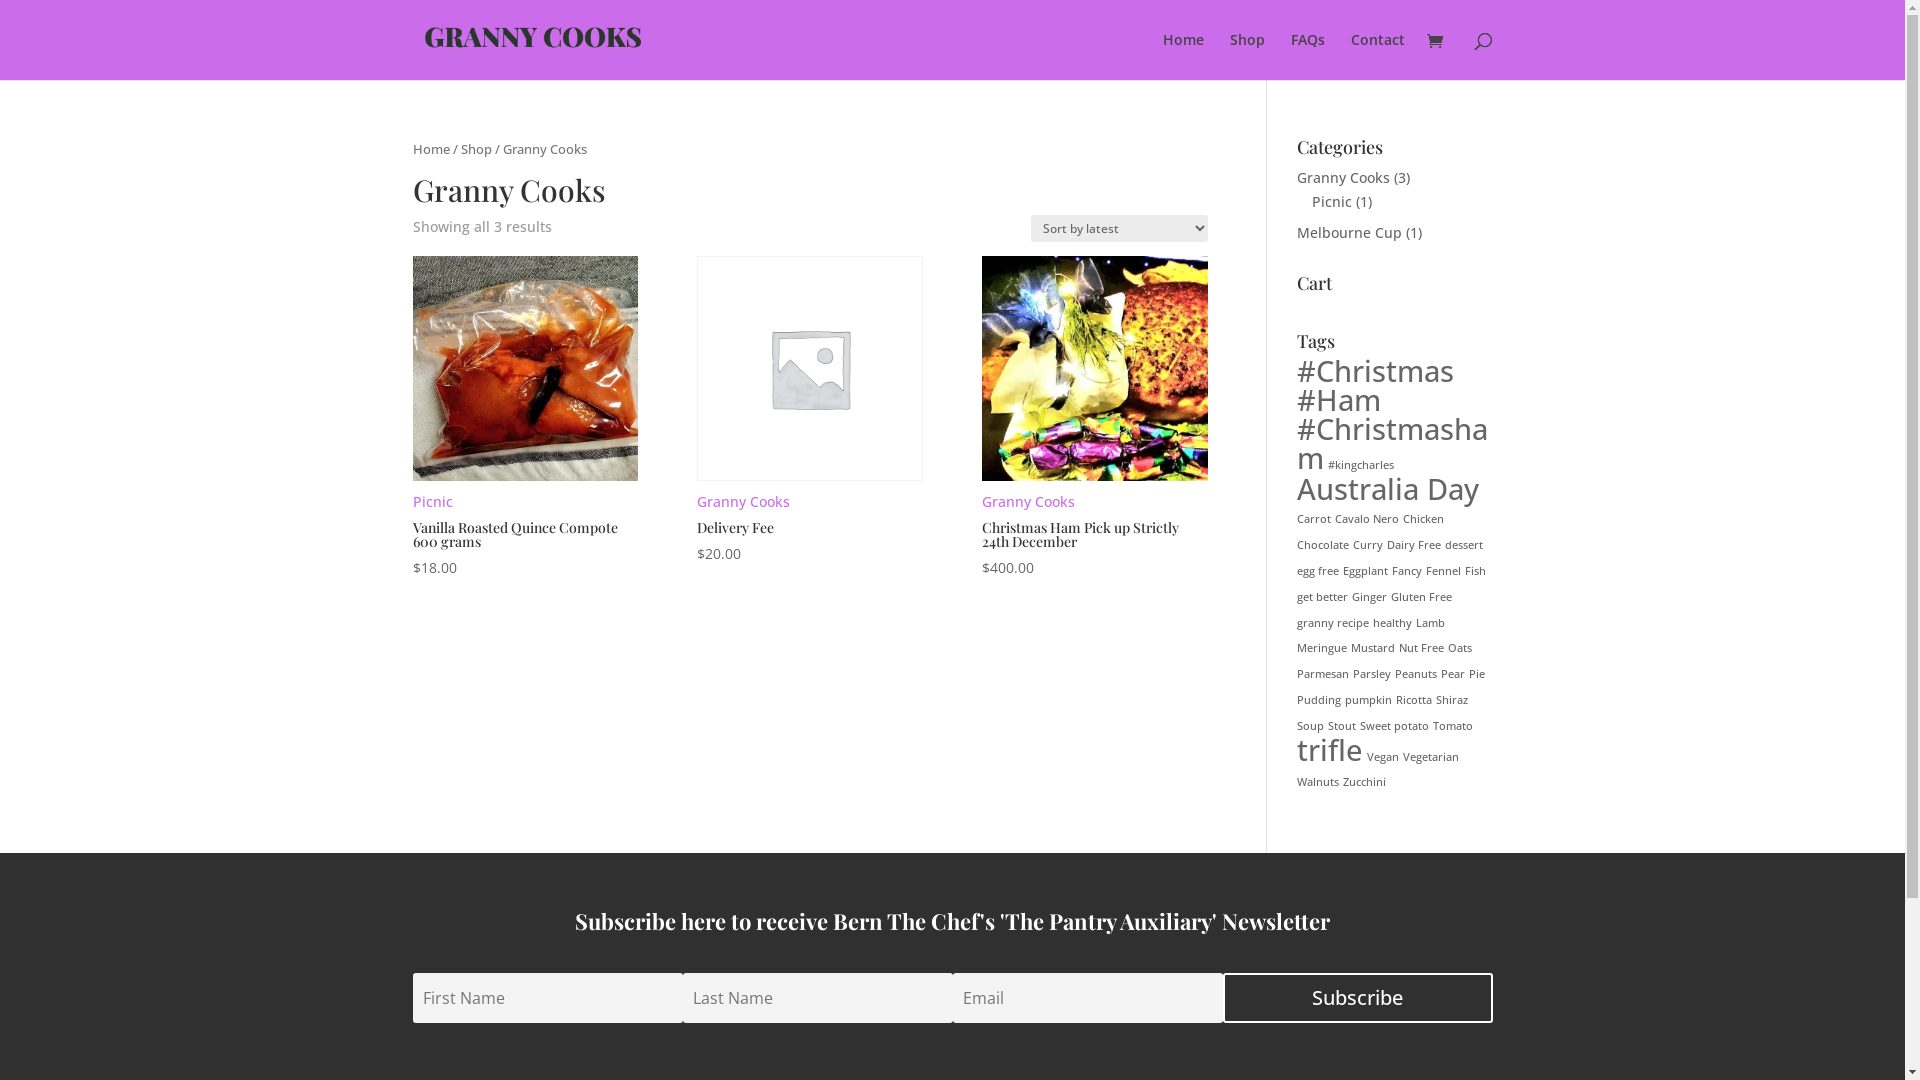  Describe the element at coordinates (1415, 674) in the screenshot. I see `'Peanuts'` at that location.